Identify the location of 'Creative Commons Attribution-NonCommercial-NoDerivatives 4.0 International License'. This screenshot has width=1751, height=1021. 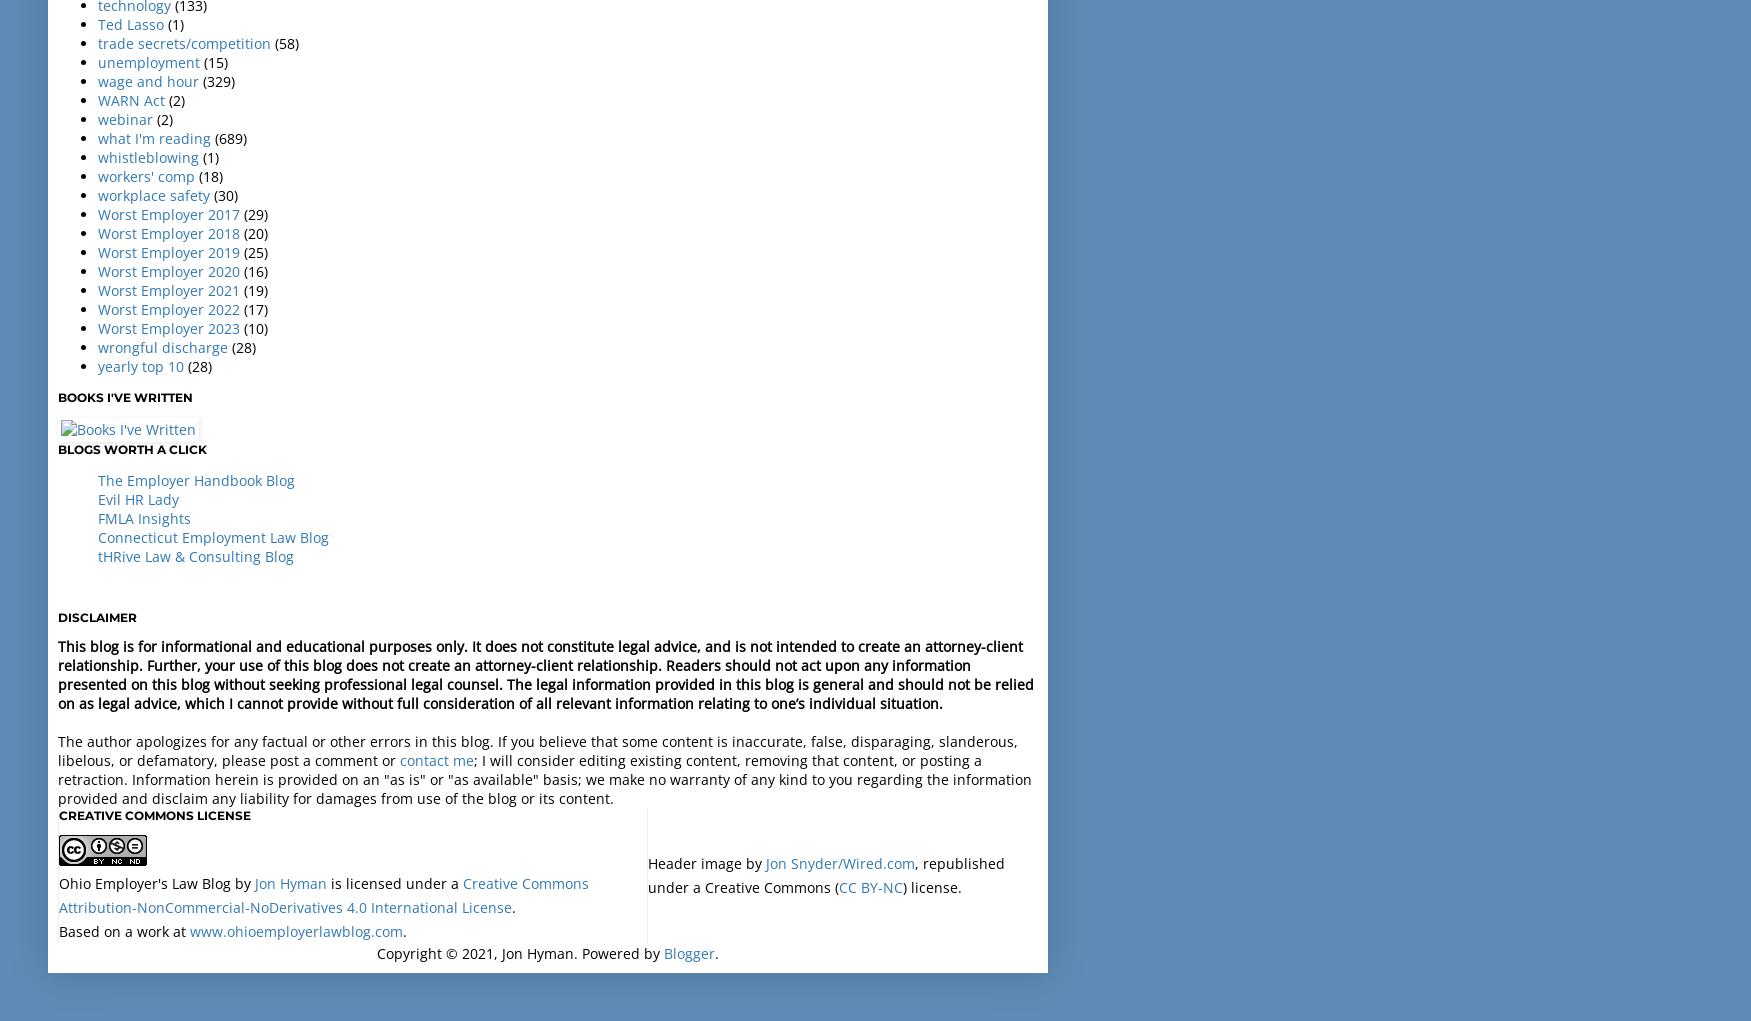
(323, 894).